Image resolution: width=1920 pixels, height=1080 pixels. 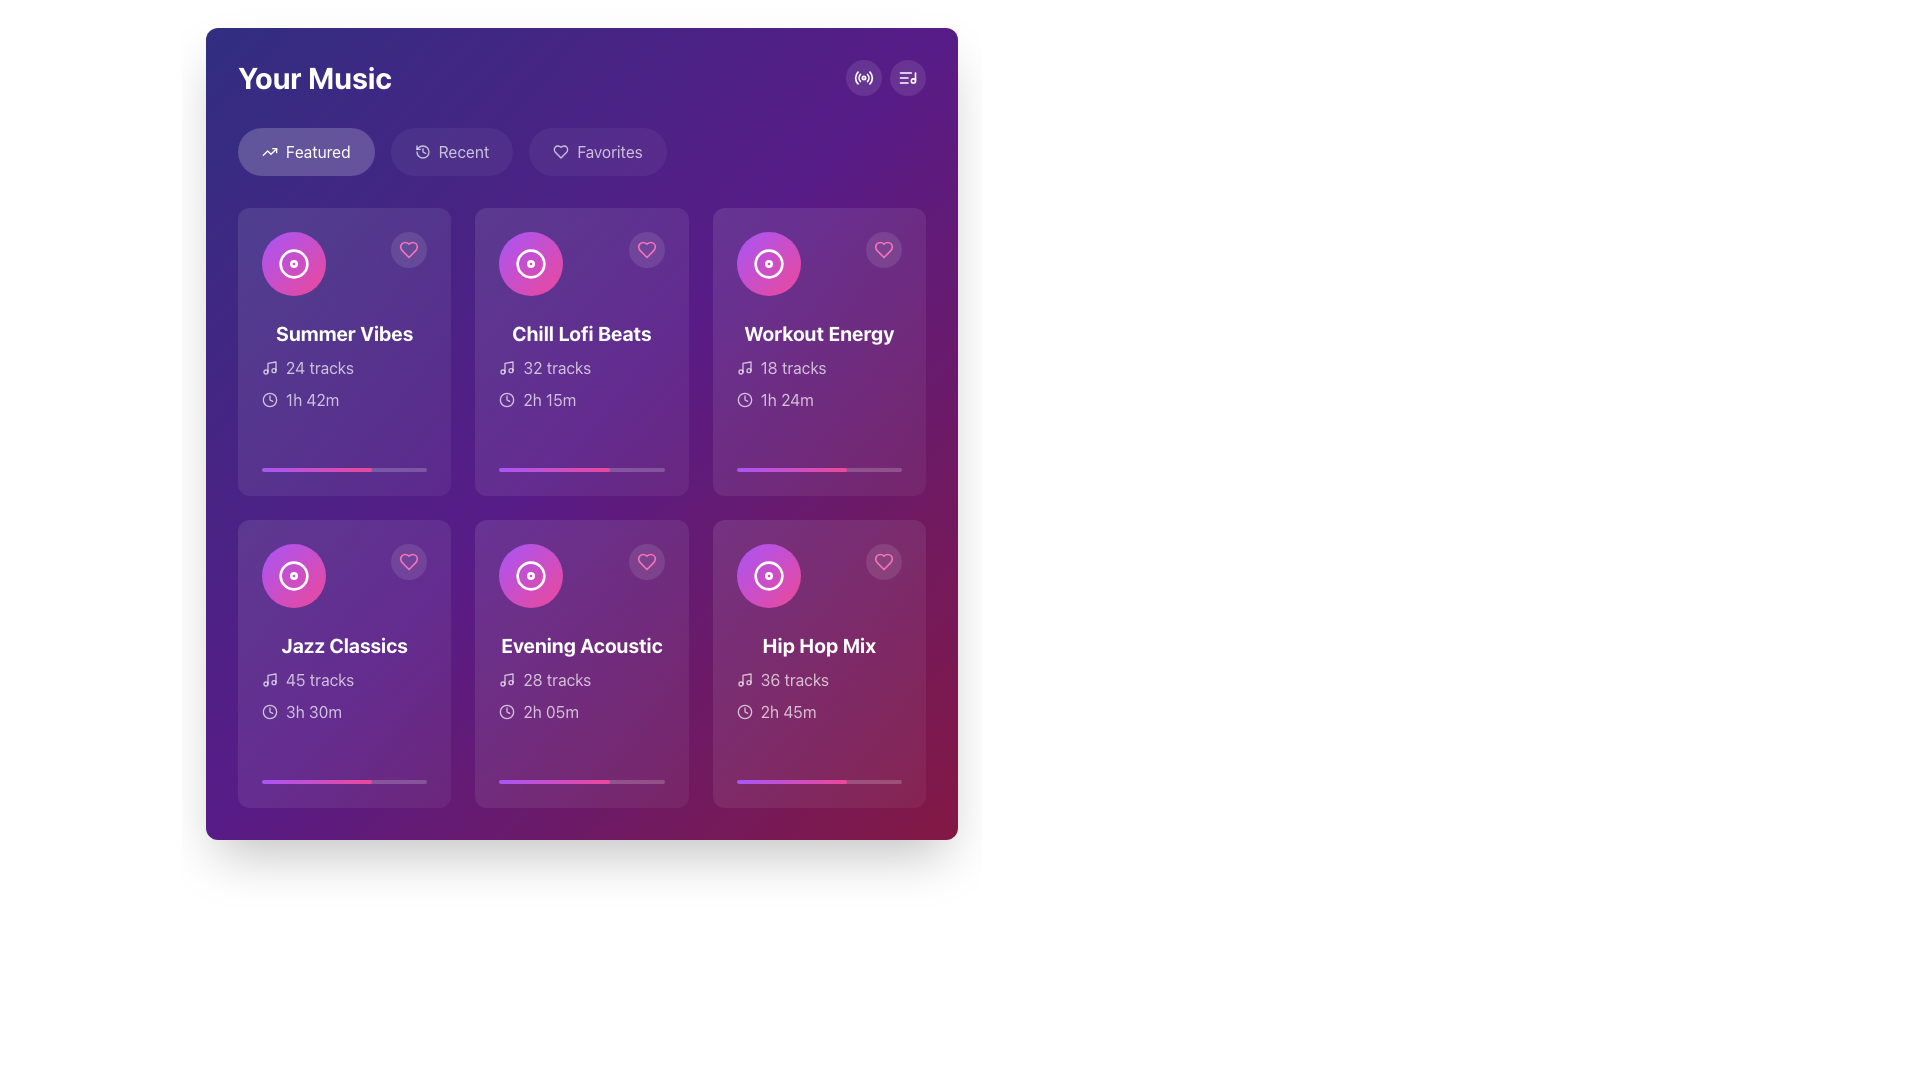 What do you see at coordinates (580, 694) in the screenshot?
I see `text content of the textual display associated with the 'Evening Acoustic' playlist, located in the second row and second column of the grid layout, directly beneath the playlist title and above the progress bar` at bounding box center [580, 694].